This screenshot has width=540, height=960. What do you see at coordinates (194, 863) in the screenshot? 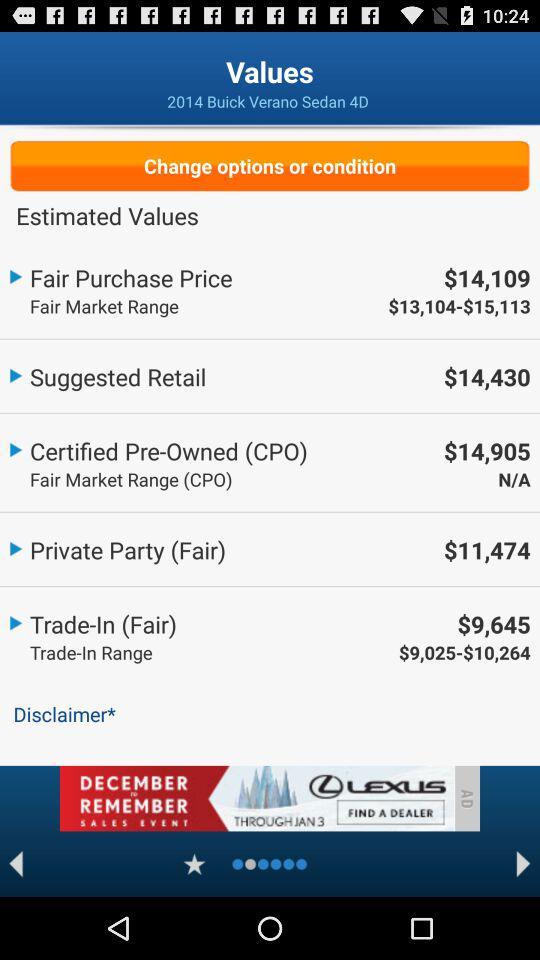
I see `book mark` at bounding box center [194, 863].